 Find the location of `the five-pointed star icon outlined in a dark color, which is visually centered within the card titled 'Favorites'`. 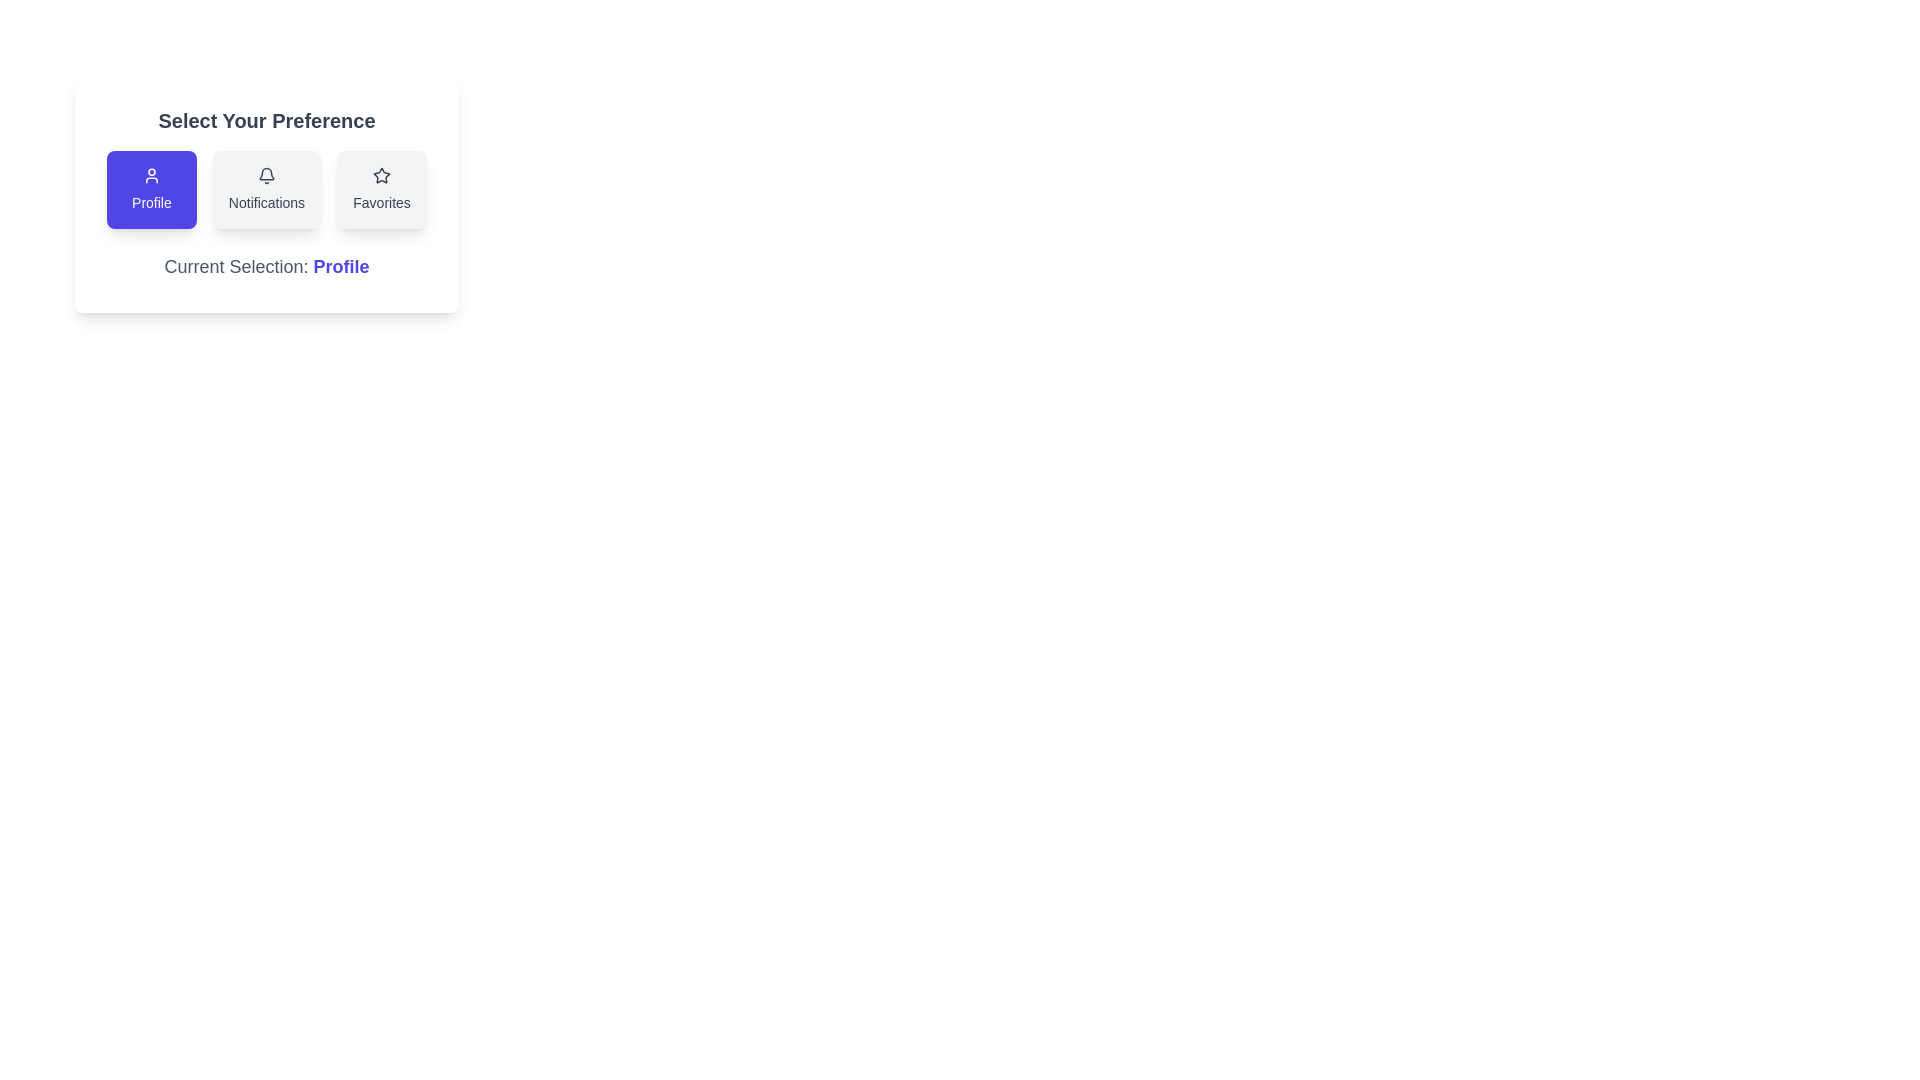

the five-pointed star icon outlined in a dark color, which is visually centered within the card titled 'Favorites' is located at coordinates (382, 175).